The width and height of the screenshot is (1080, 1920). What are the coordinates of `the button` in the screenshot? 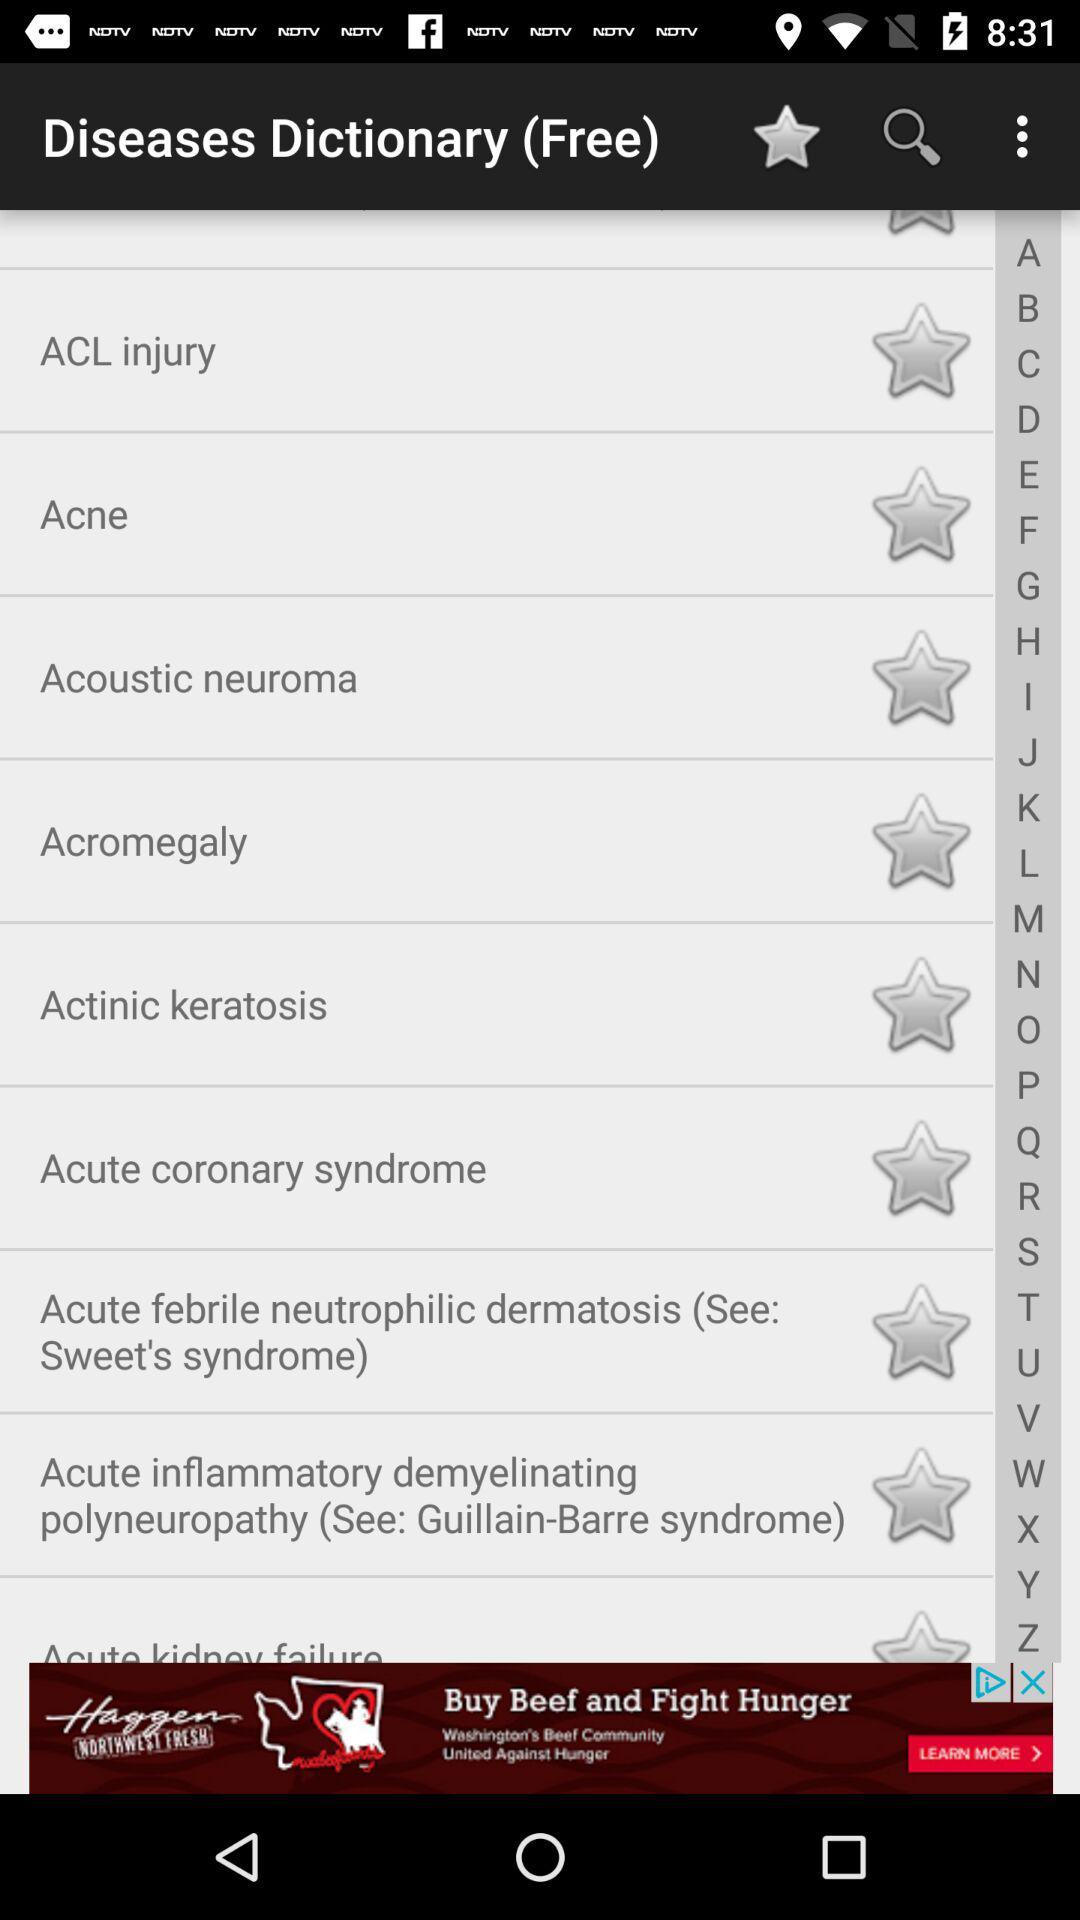 It's located at (920, 1327).